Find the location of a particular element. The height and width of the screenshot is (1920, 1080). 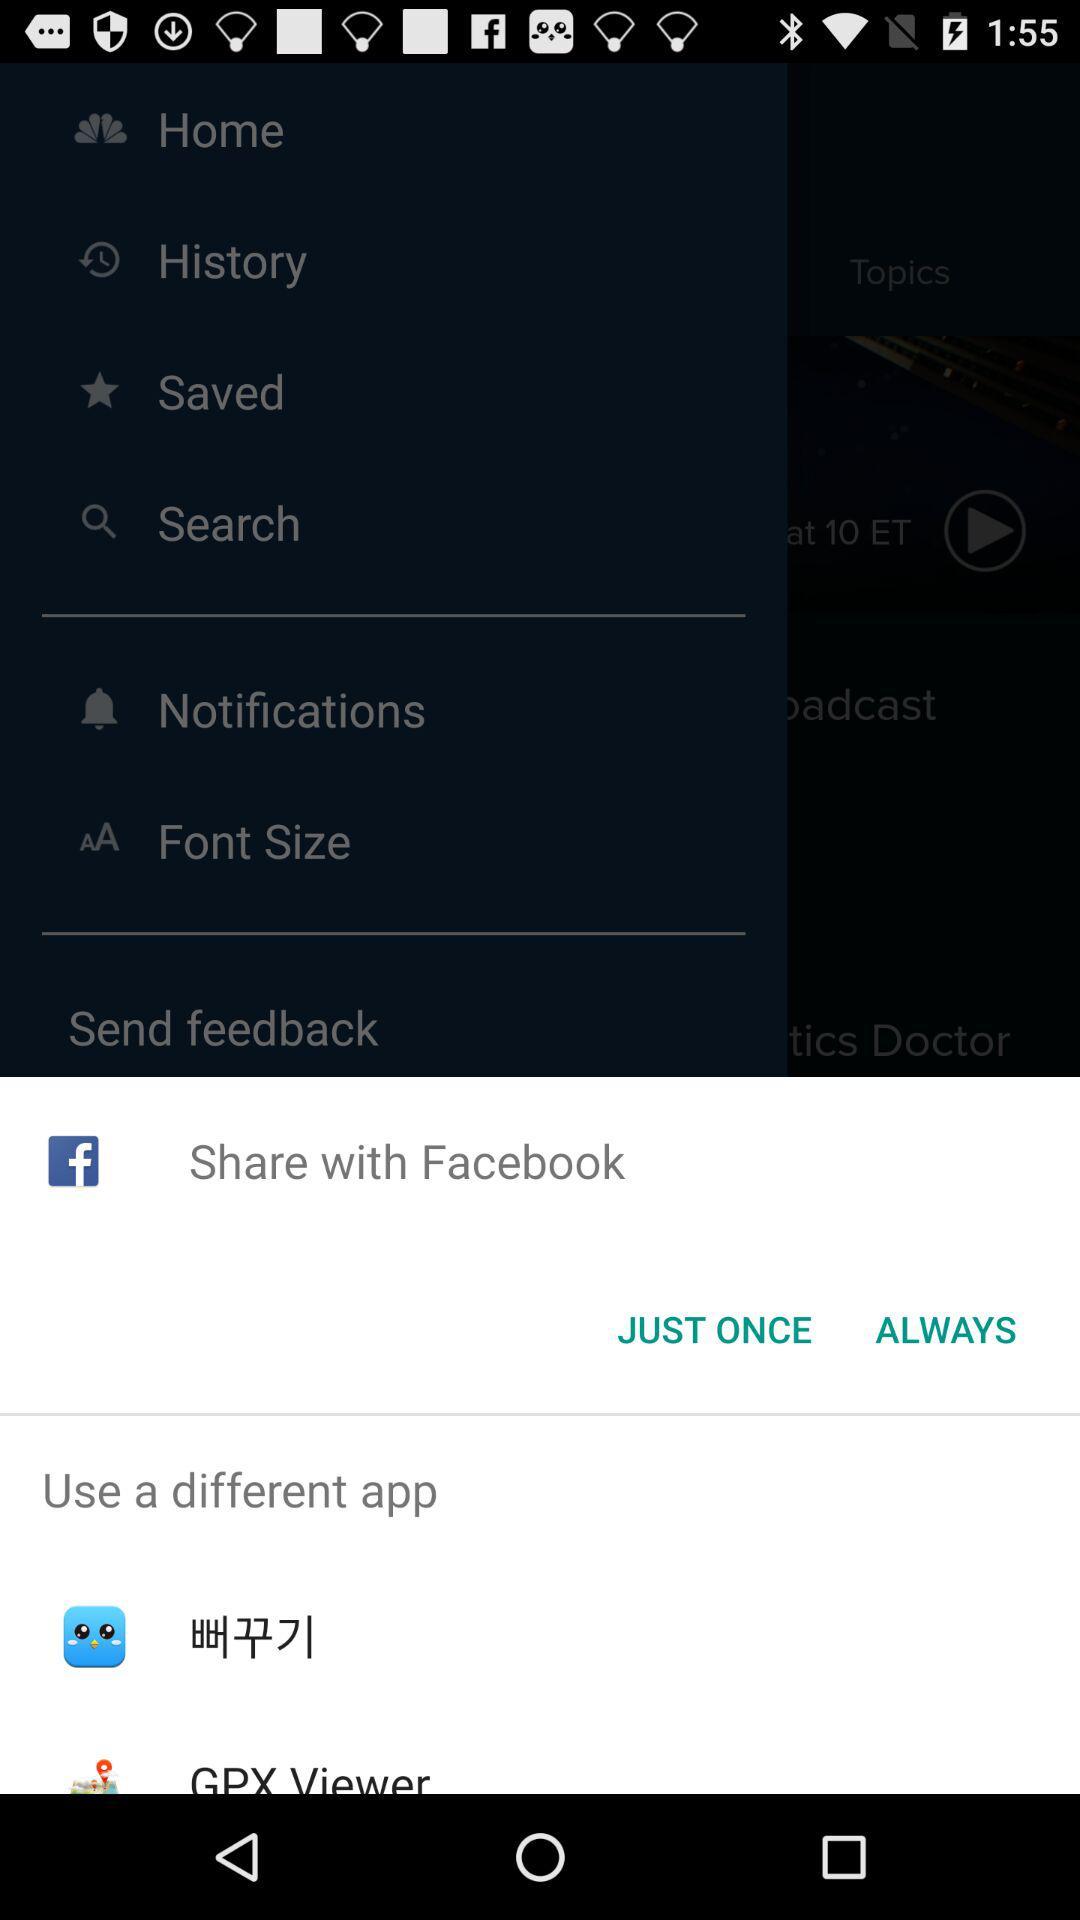

the use a different icon is located at coordinates (540, 1489).